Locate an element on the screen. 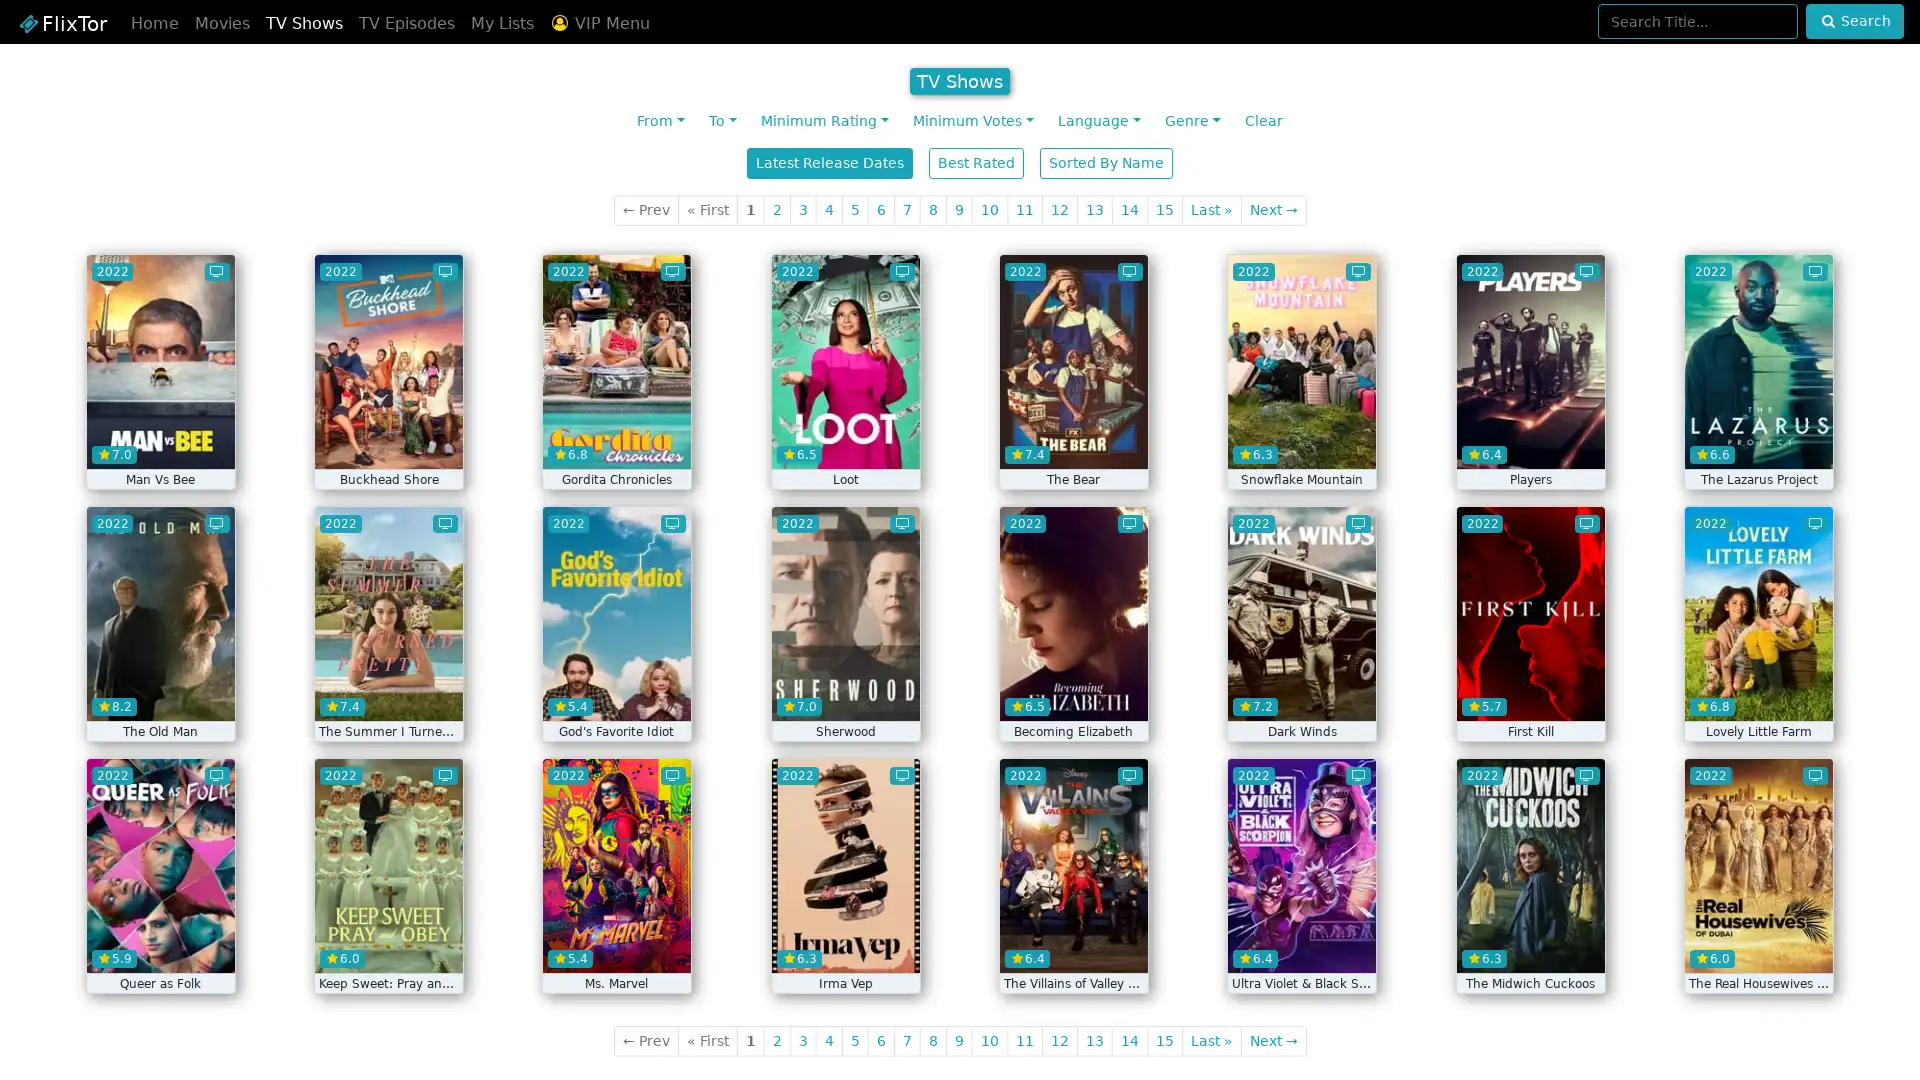  Search is located at coordinates (1853, 21).